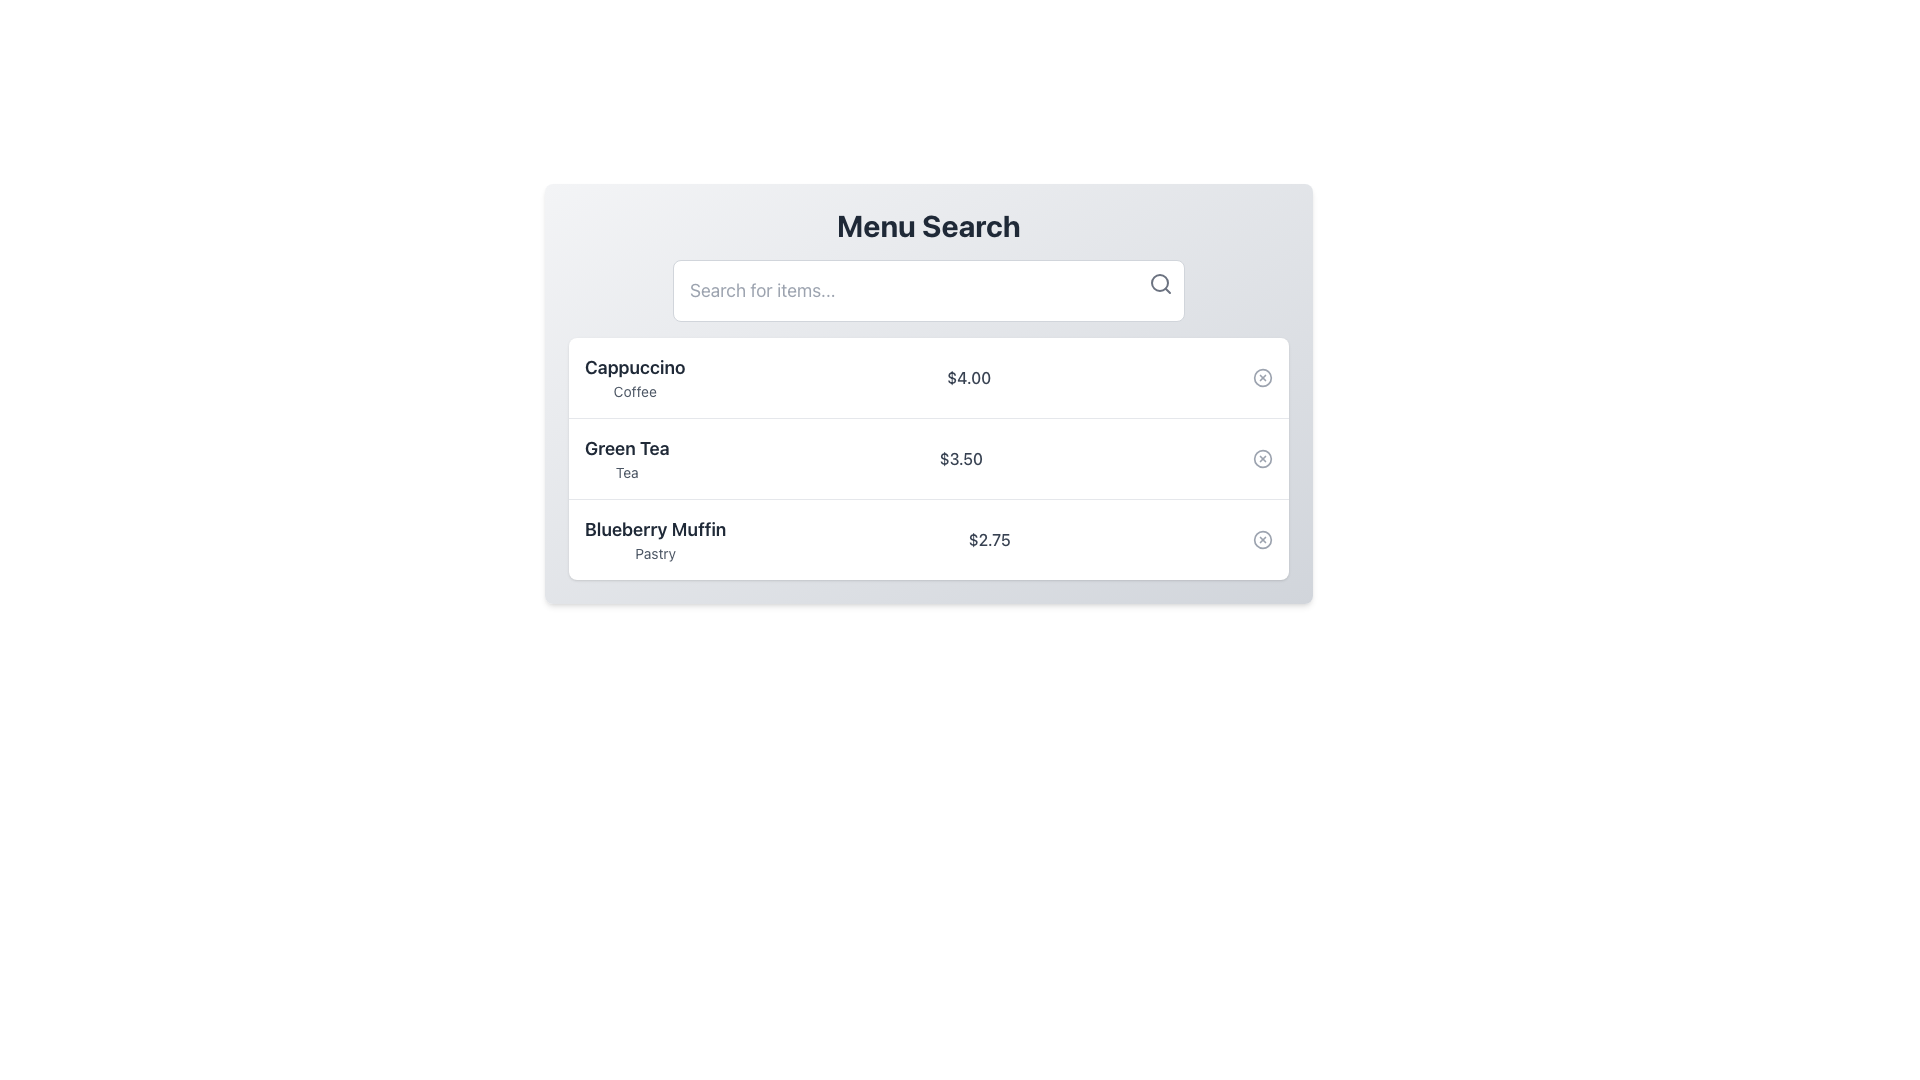  I want to click on the Text Label that displays 'Green Tea' and 'Tea', which is the second item in the list, so click(626, 459).